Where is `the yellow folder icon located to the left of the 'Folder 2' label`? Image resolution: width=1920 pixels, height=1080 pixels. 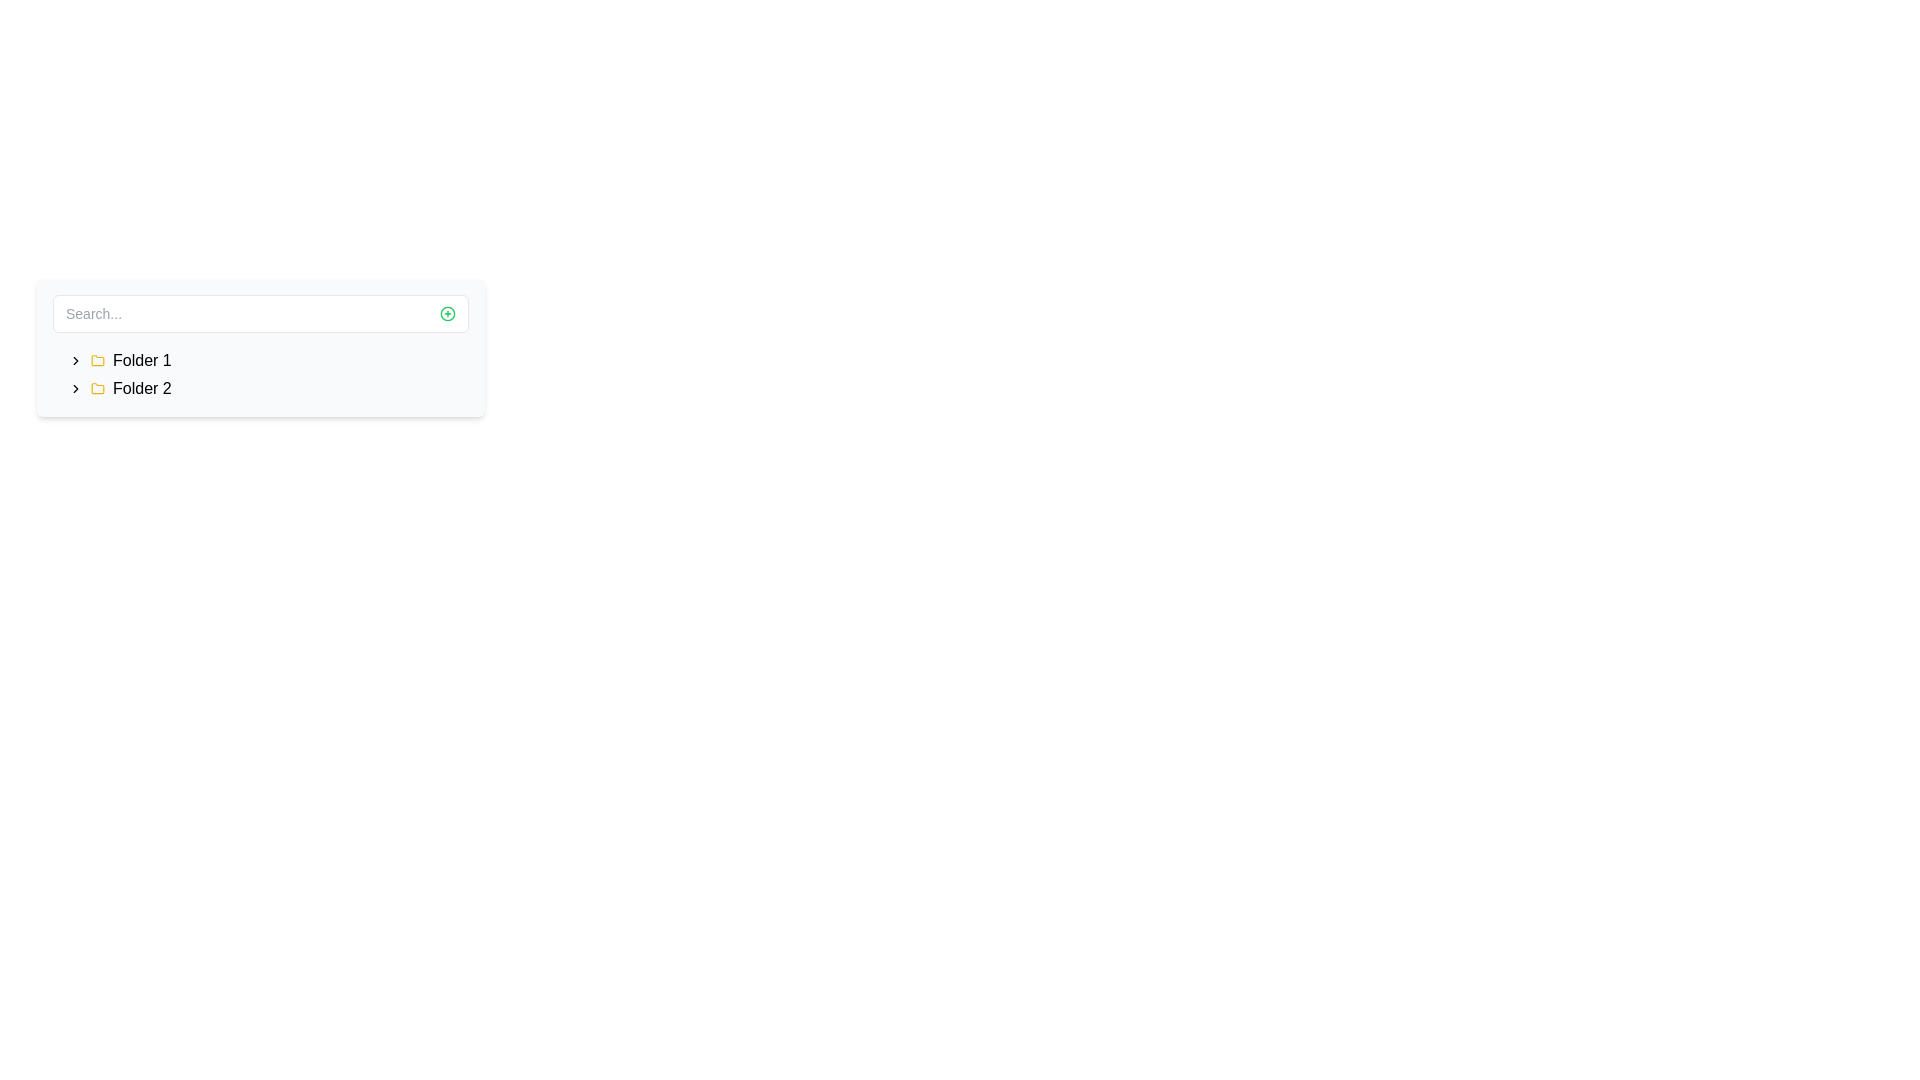 the yellow folder icon located to the left of the 'Folder 2' label is located at coordinates (96, 388).